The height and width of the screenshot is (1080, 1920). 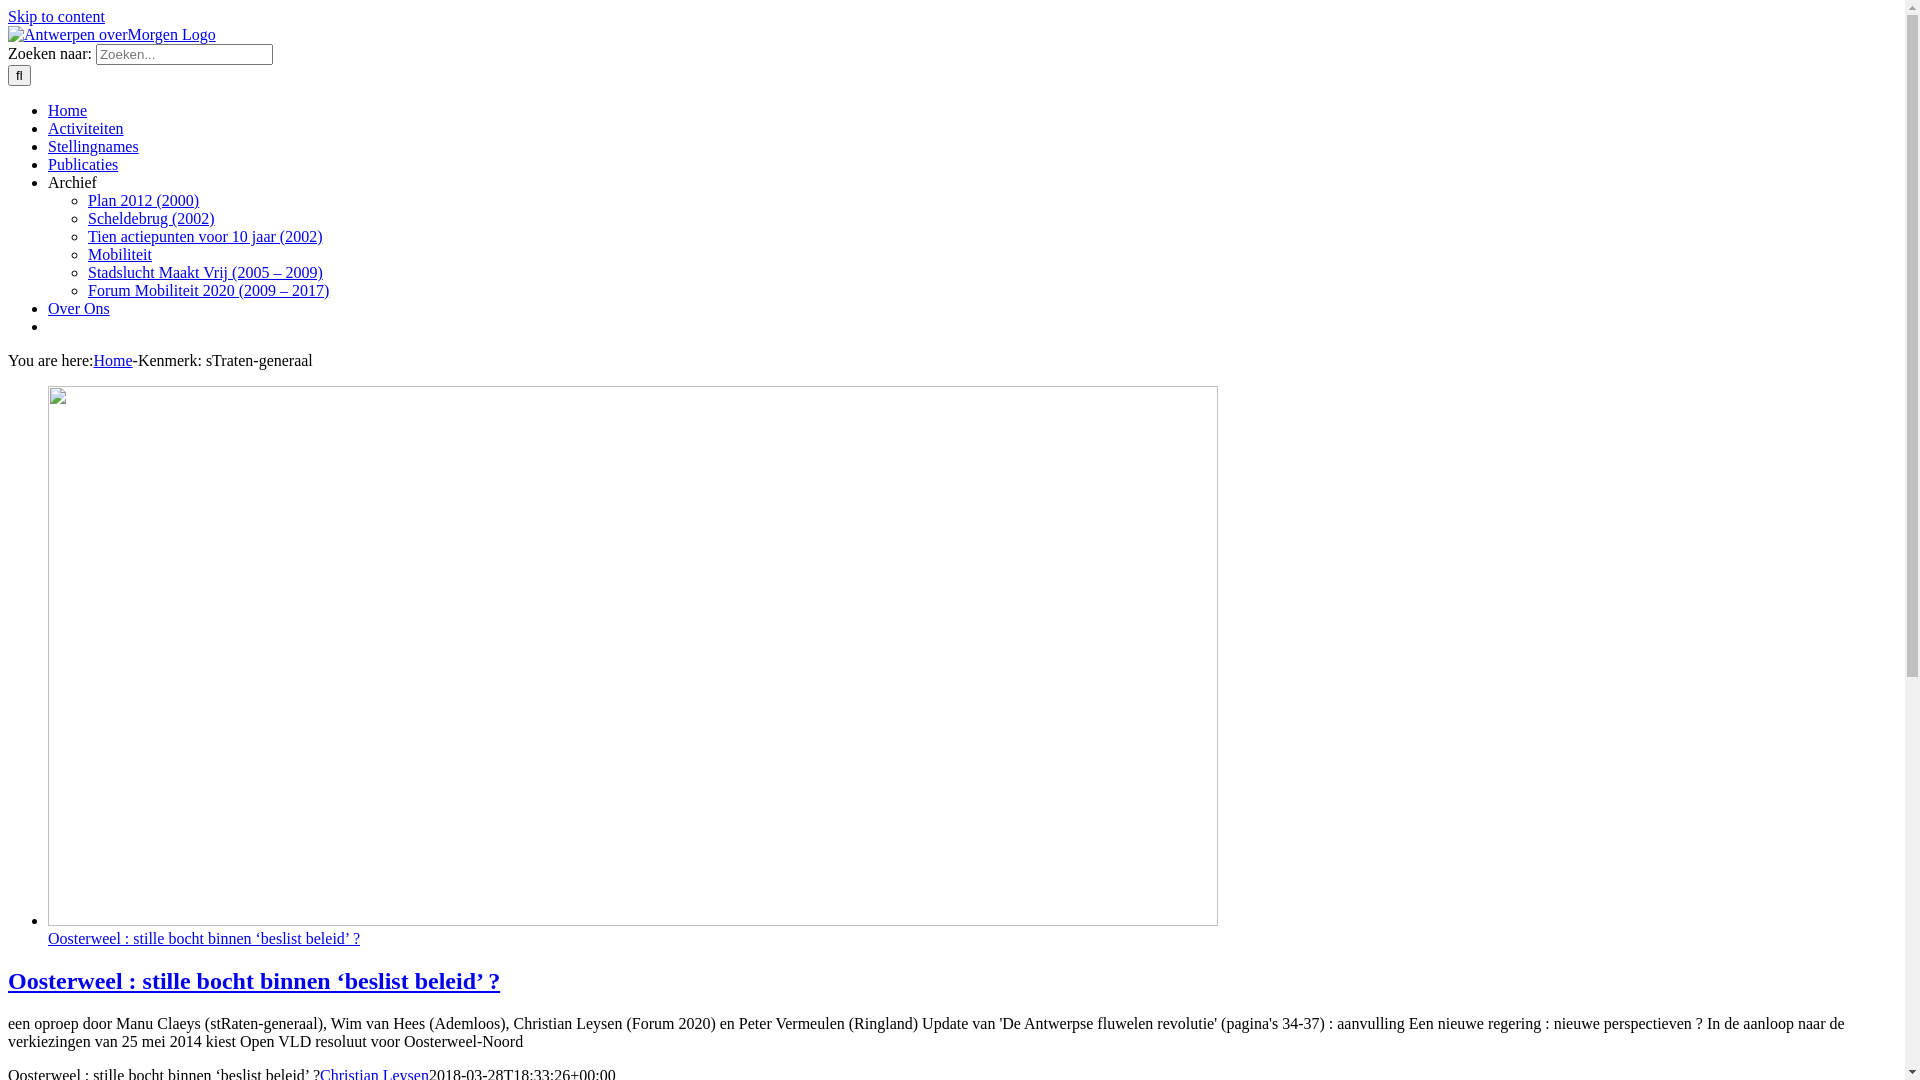 I want to click on 'Stellingnames', so click(x=105, y=145).